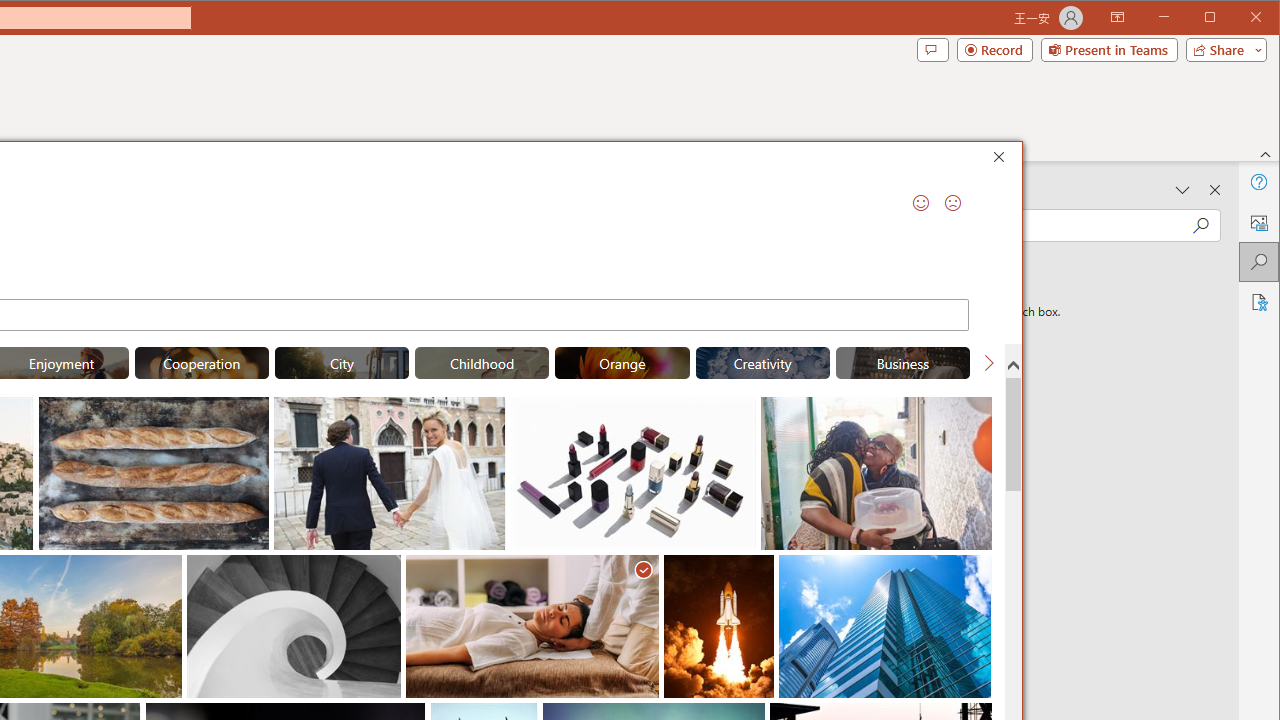 The image size is (1280, 720). Describe the element at coordinates (988, 362) in the screenshot. I see `'Next Search Suggestion'` at that location.